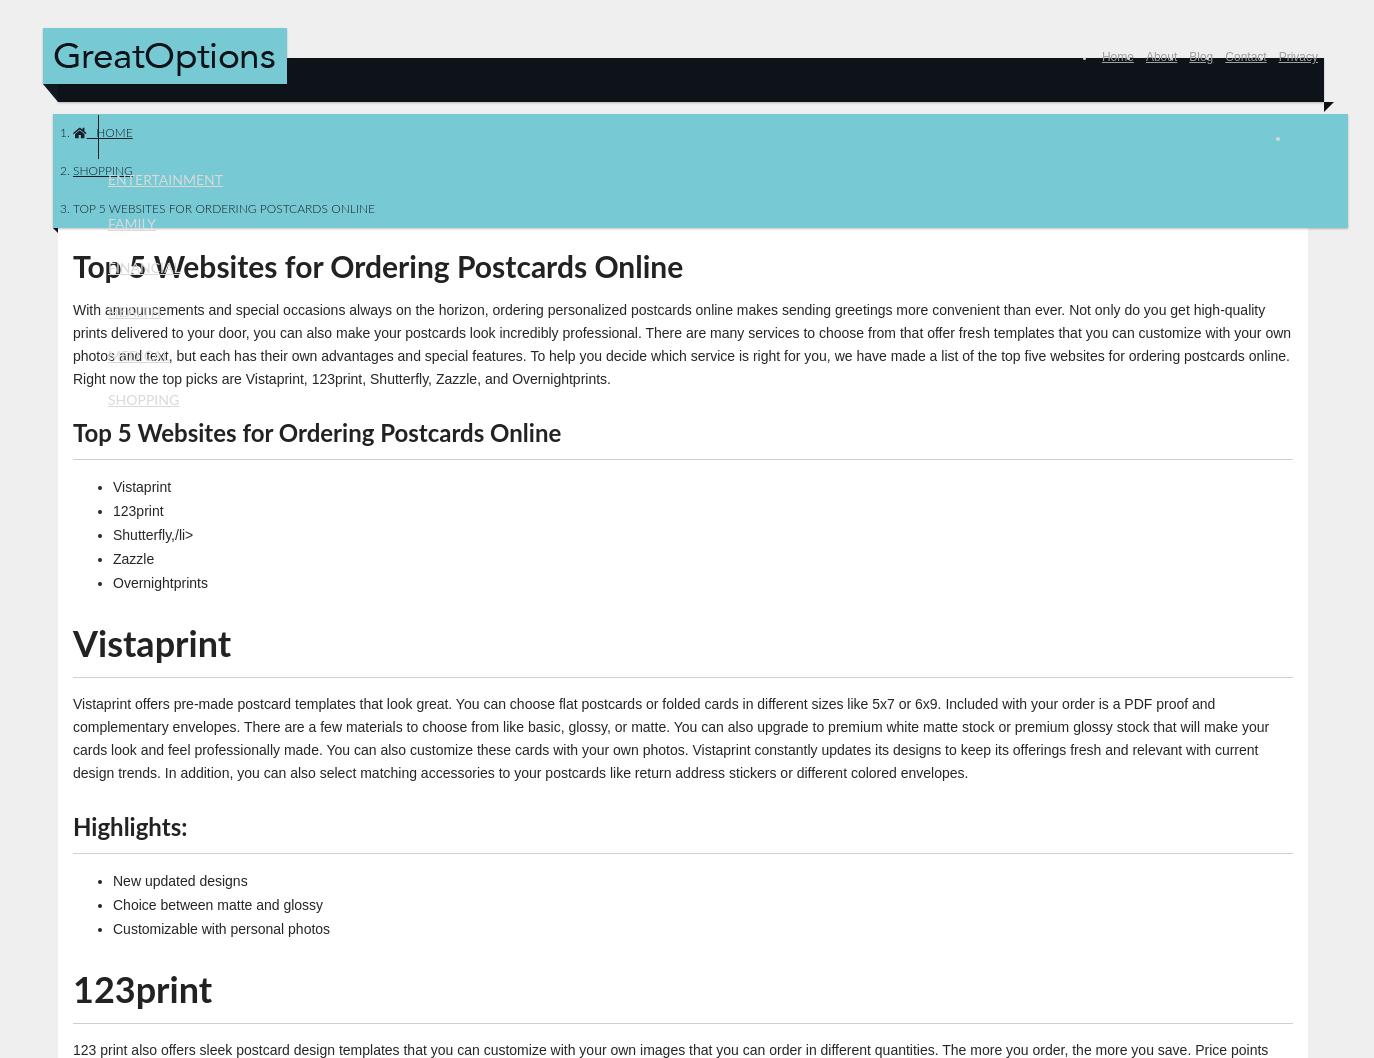 The height and width of the screenshot is (1058, 1374). Describe the element at coordinates (682, 342) in the screenshot. I see `'With announcements and special occasions always on the horizon, ordering personalized postcards online makes sending greetings more convenient than ever. Not only do you get high-quality prints delivered to your door, you can also make your postcards look incredibly professional. There are many services to choose from that offer fresh templates that you can customize with your own photos and text, but each has their own advantages and special features. To help you decide which service is right for you, we have made a list of the top five websites for ordering postcards online. Right now the top picks are Vistaprint, 123print, Shutterfly, Zazzle, and Overnightprints.'` at that location.